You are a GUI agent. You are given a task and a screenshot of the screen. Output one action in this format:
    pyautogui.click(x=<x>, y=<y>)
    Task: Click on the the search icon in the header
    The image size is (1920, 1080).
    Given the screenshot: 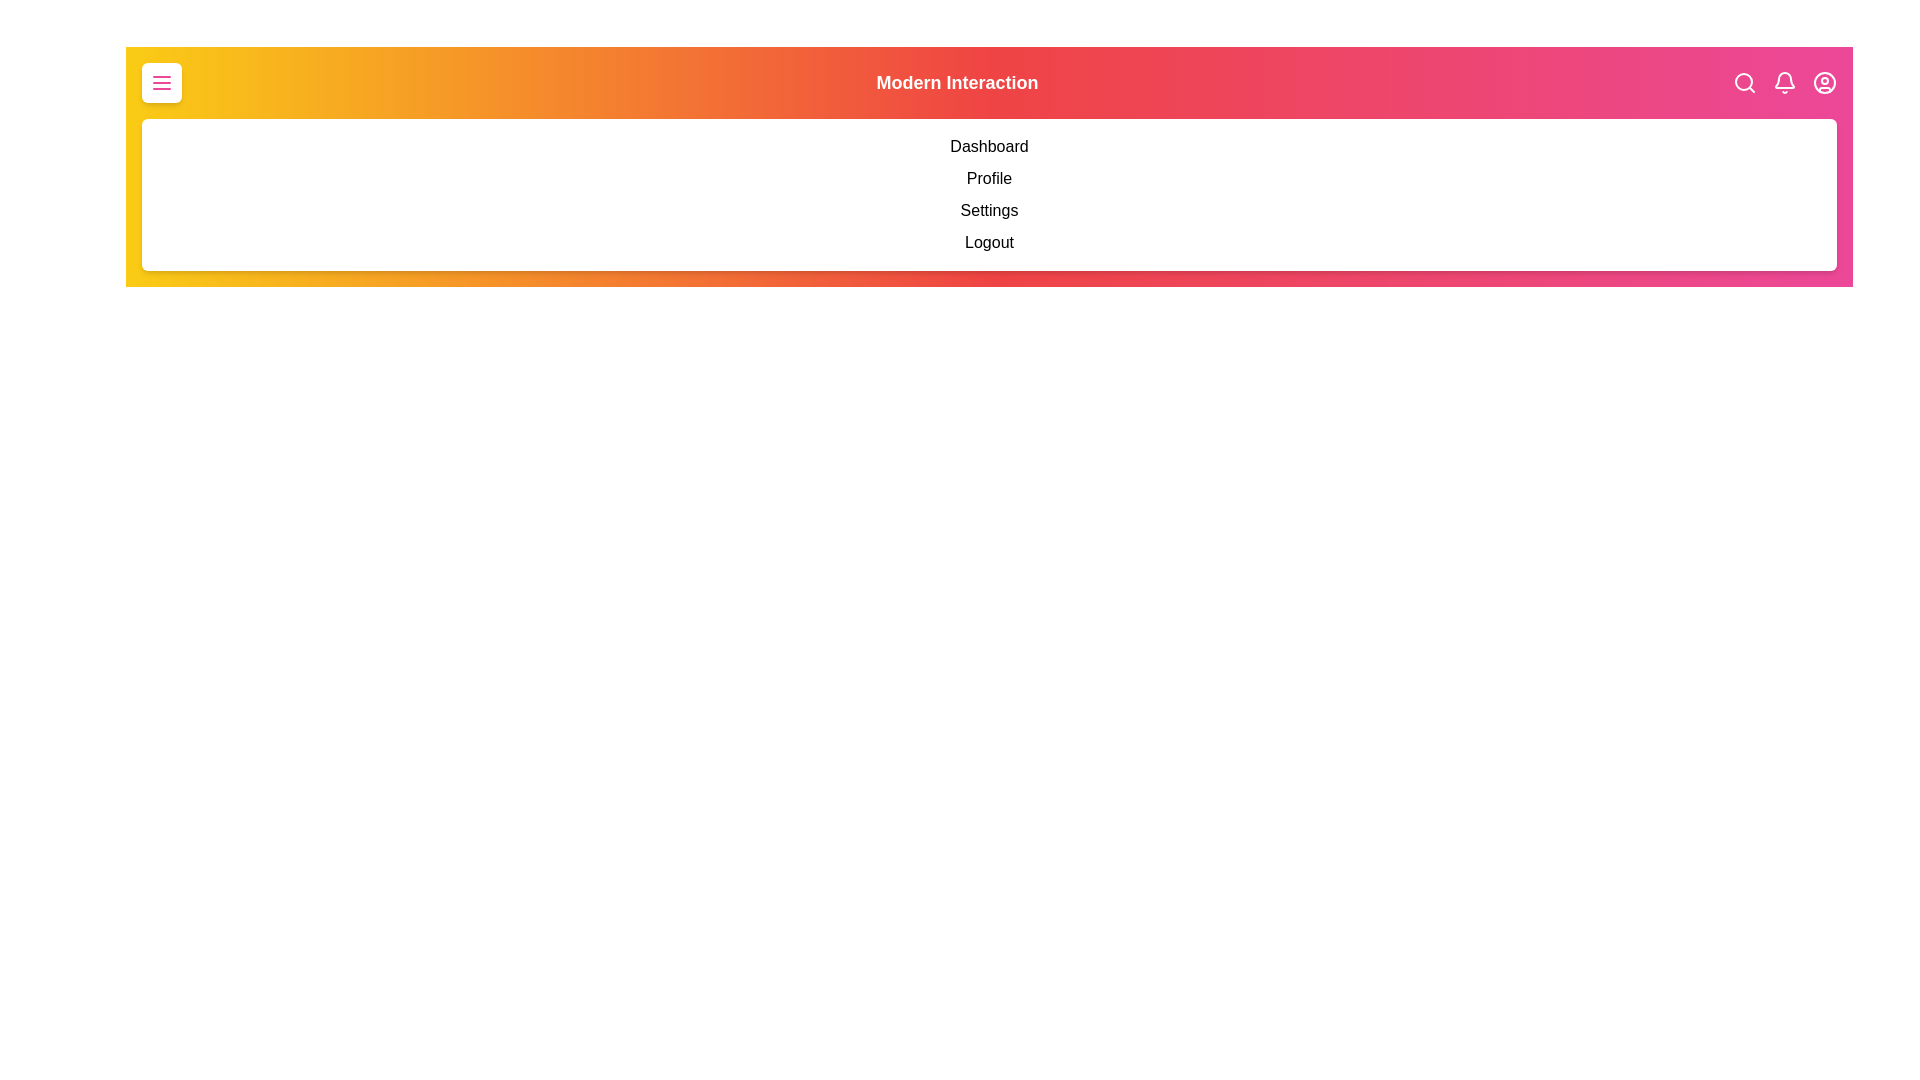 What is the action you would take?
    pyautogui.click(x=1743, y=82)
    